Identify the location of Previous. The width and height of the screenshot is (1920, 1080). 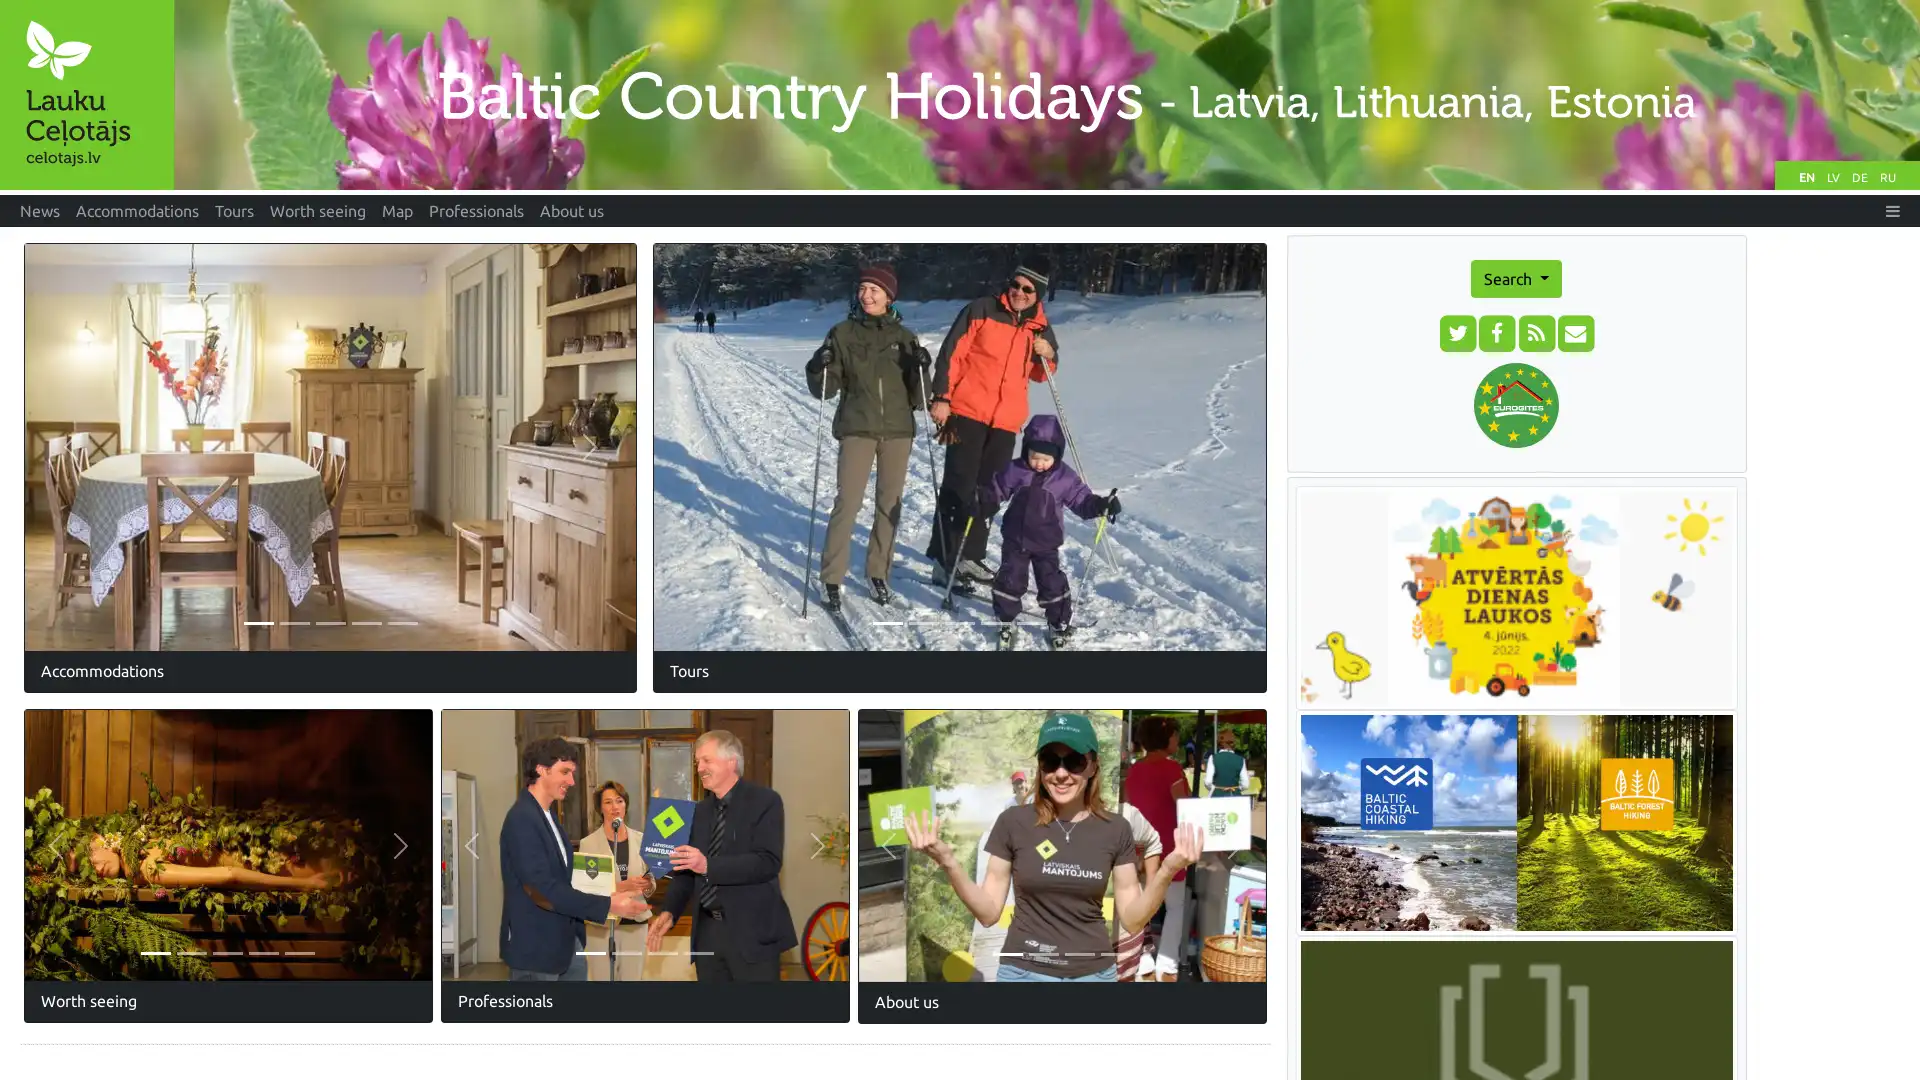
(470, 845).